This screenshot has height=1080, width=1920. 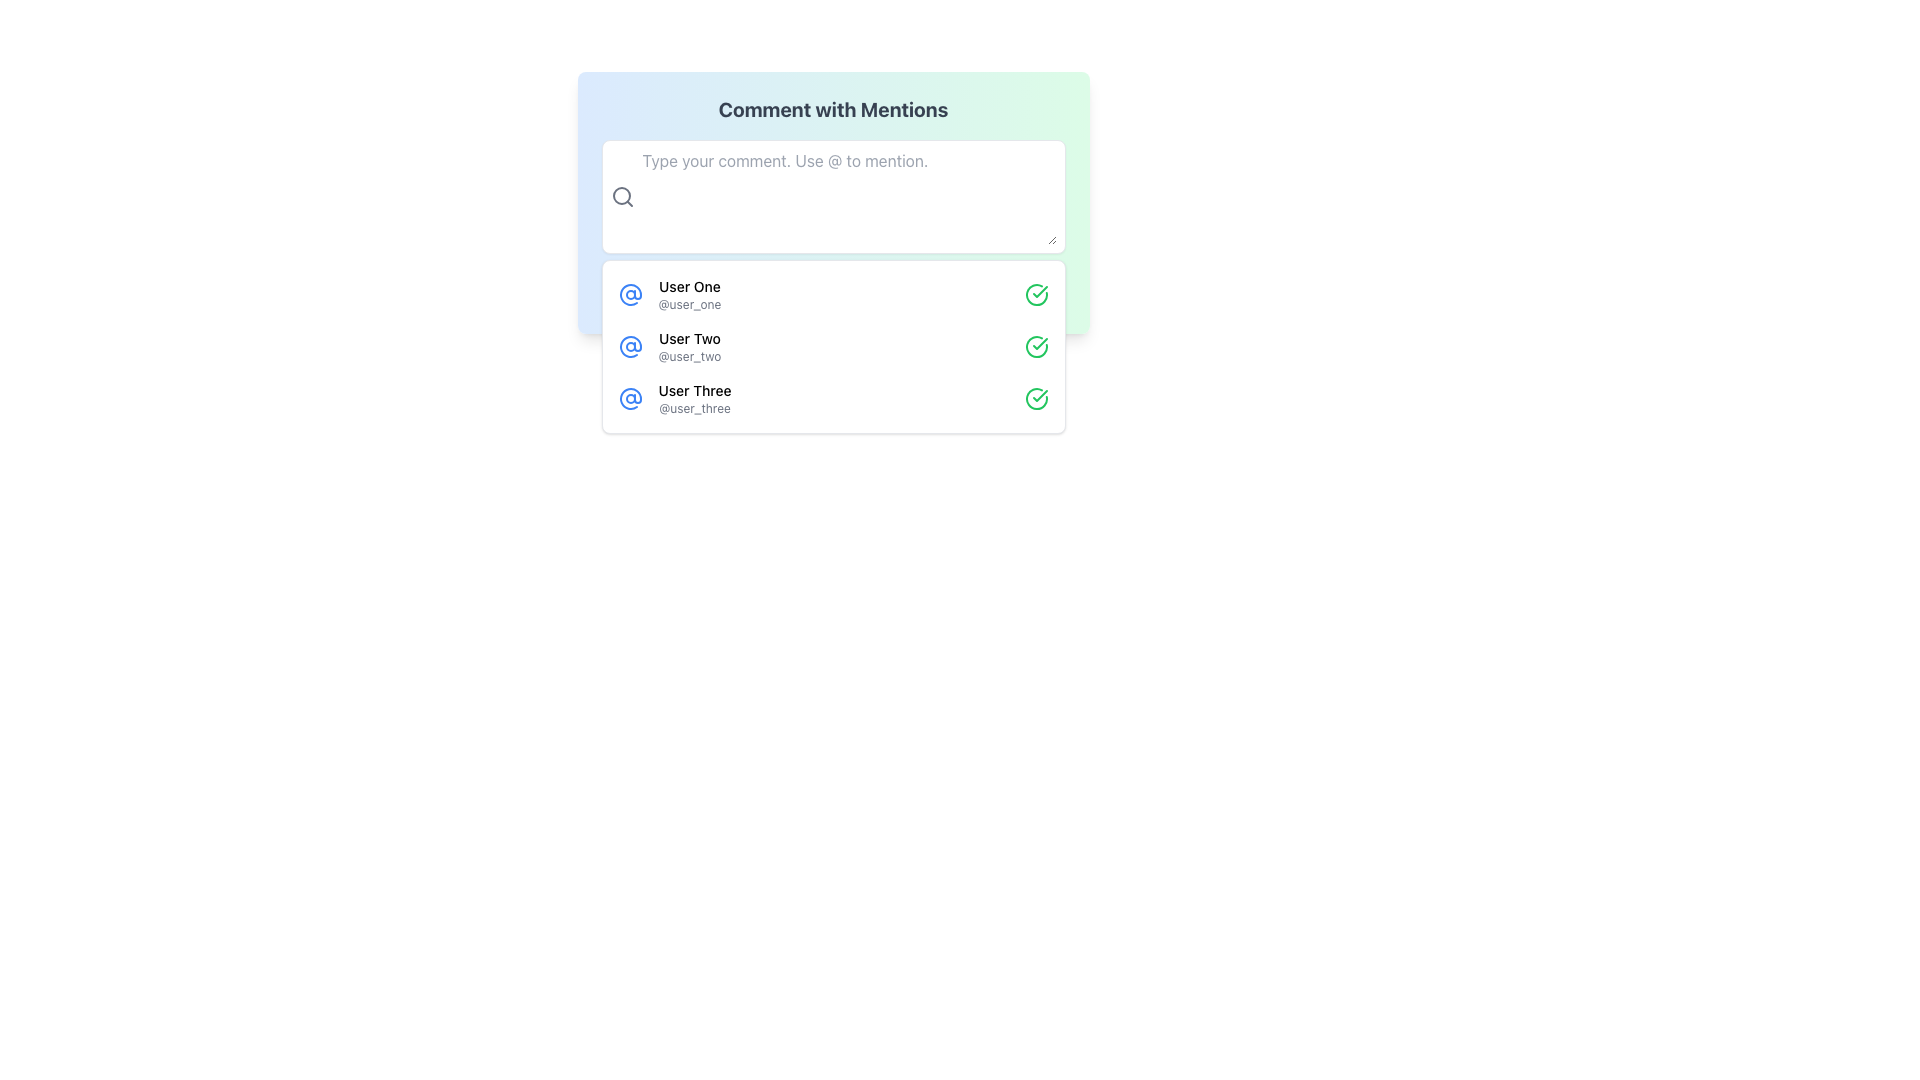 What do you see at coordinates (1036, 346) in the screenshot?
I see `the circular green checkmark icon located on the right side of the 'User Two @user_two' line item in the user mention dropdown` at bounding box center [1036, 346].